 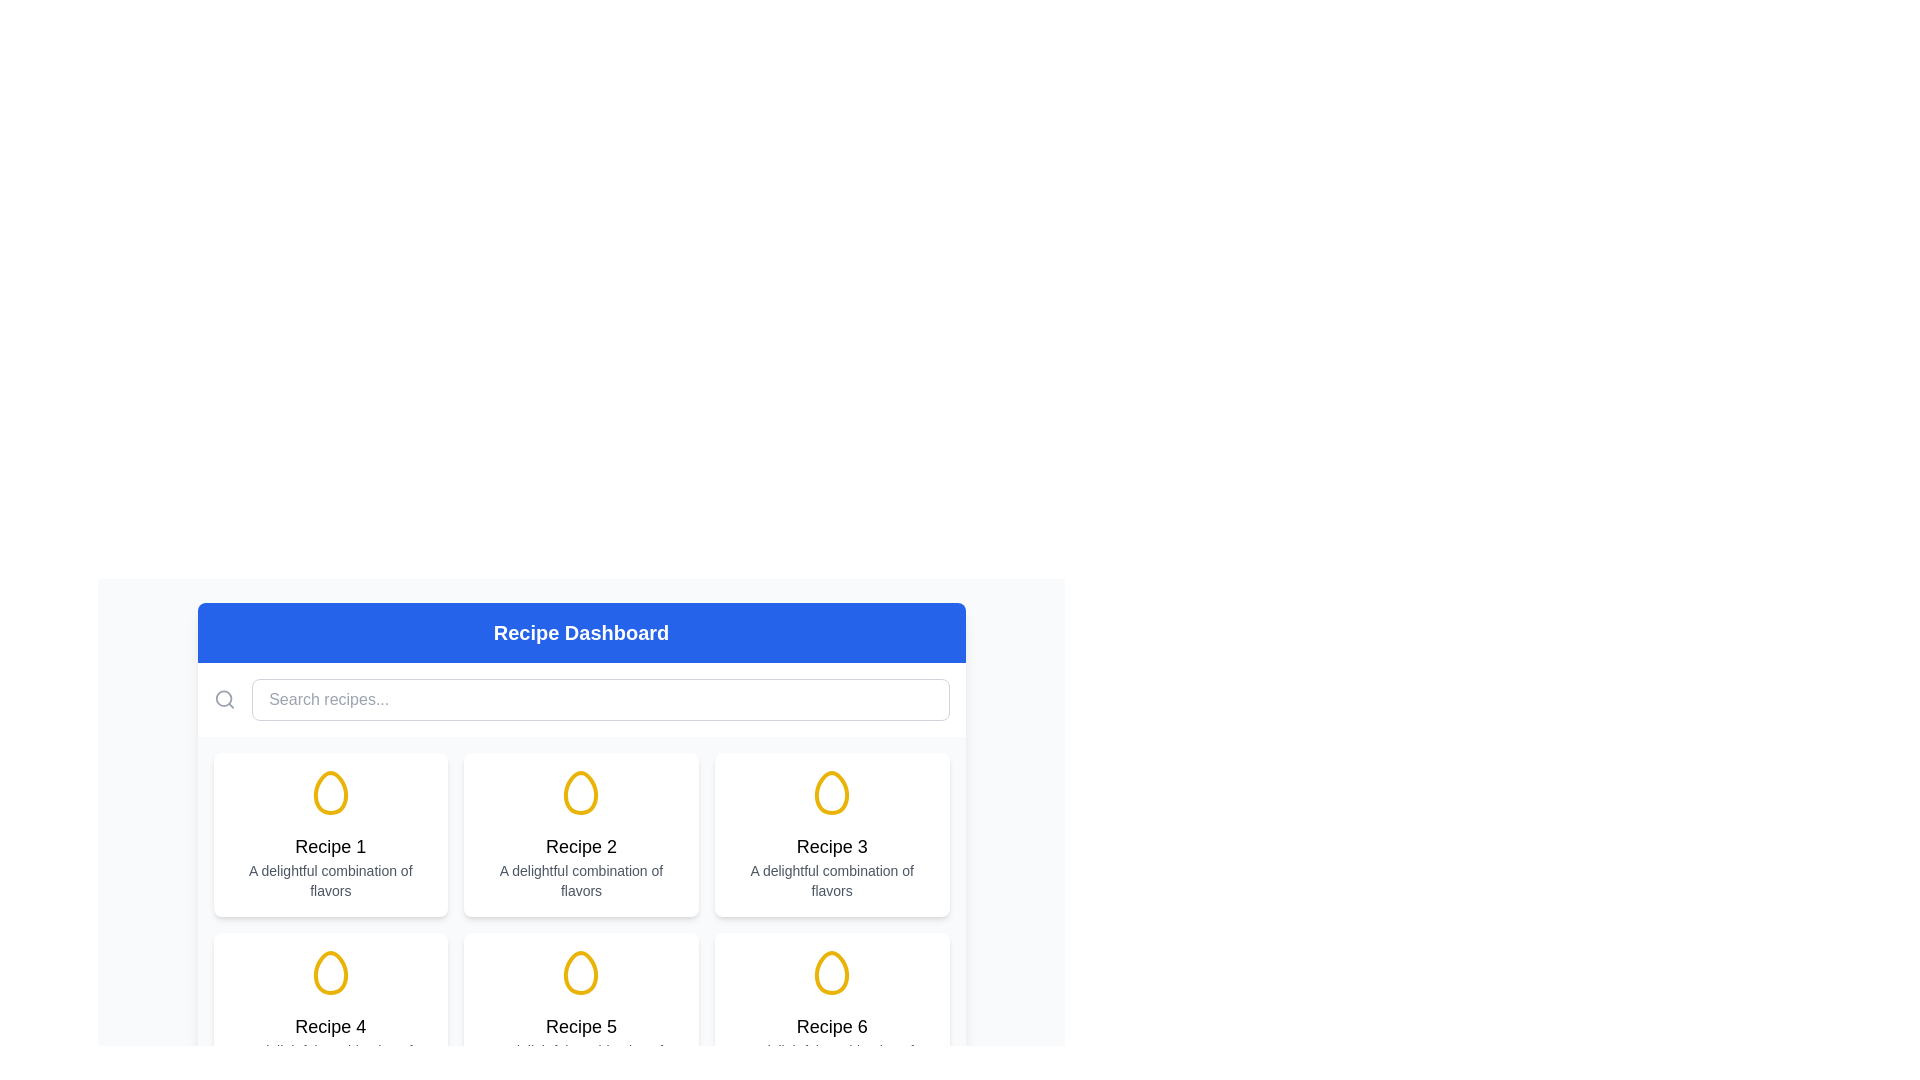 What do you see at coordinates (330, 834) in the screenshot?
I see `the first recipe card in the recipe dashboard, which contains the recipe's name and description, located in the top-left position of the grid layout` at bounding box center [330, 834].